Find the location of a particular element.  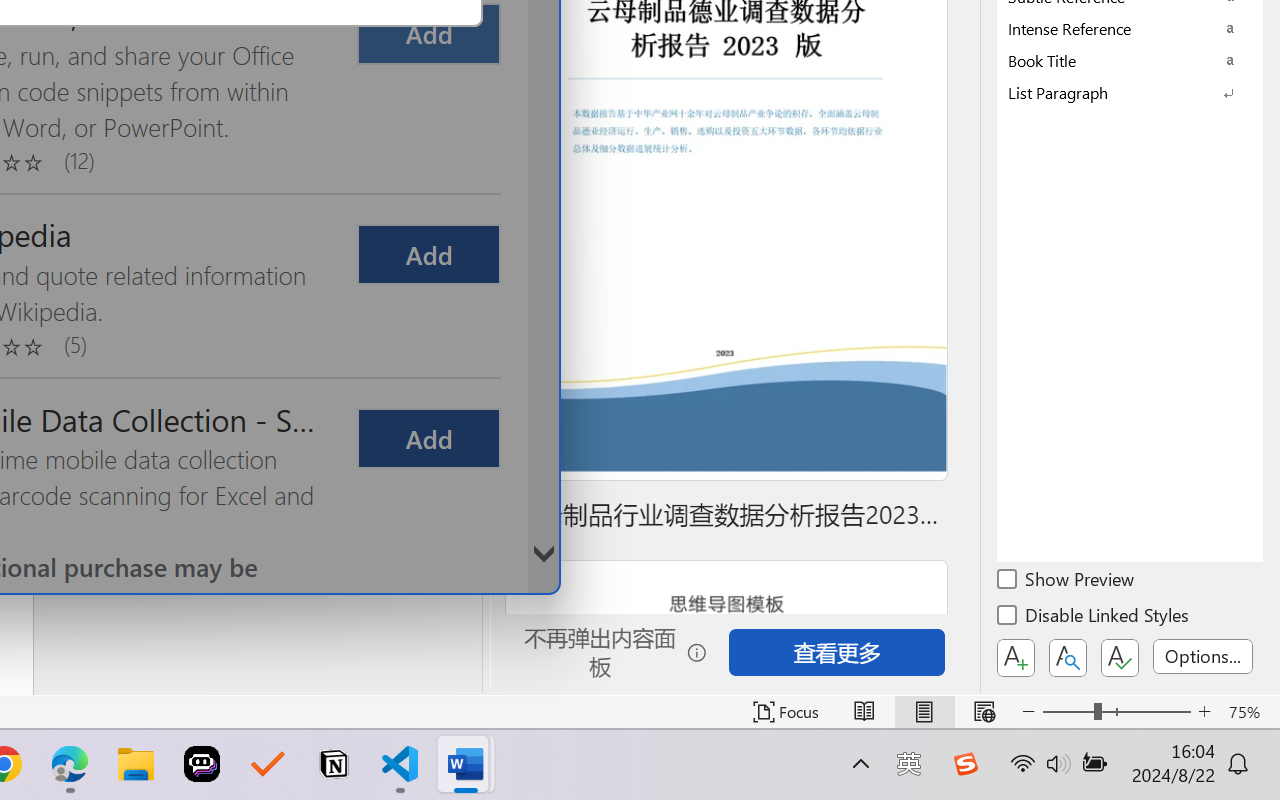

'Disable Linked Styles' is located at coordinates (1094, 618).